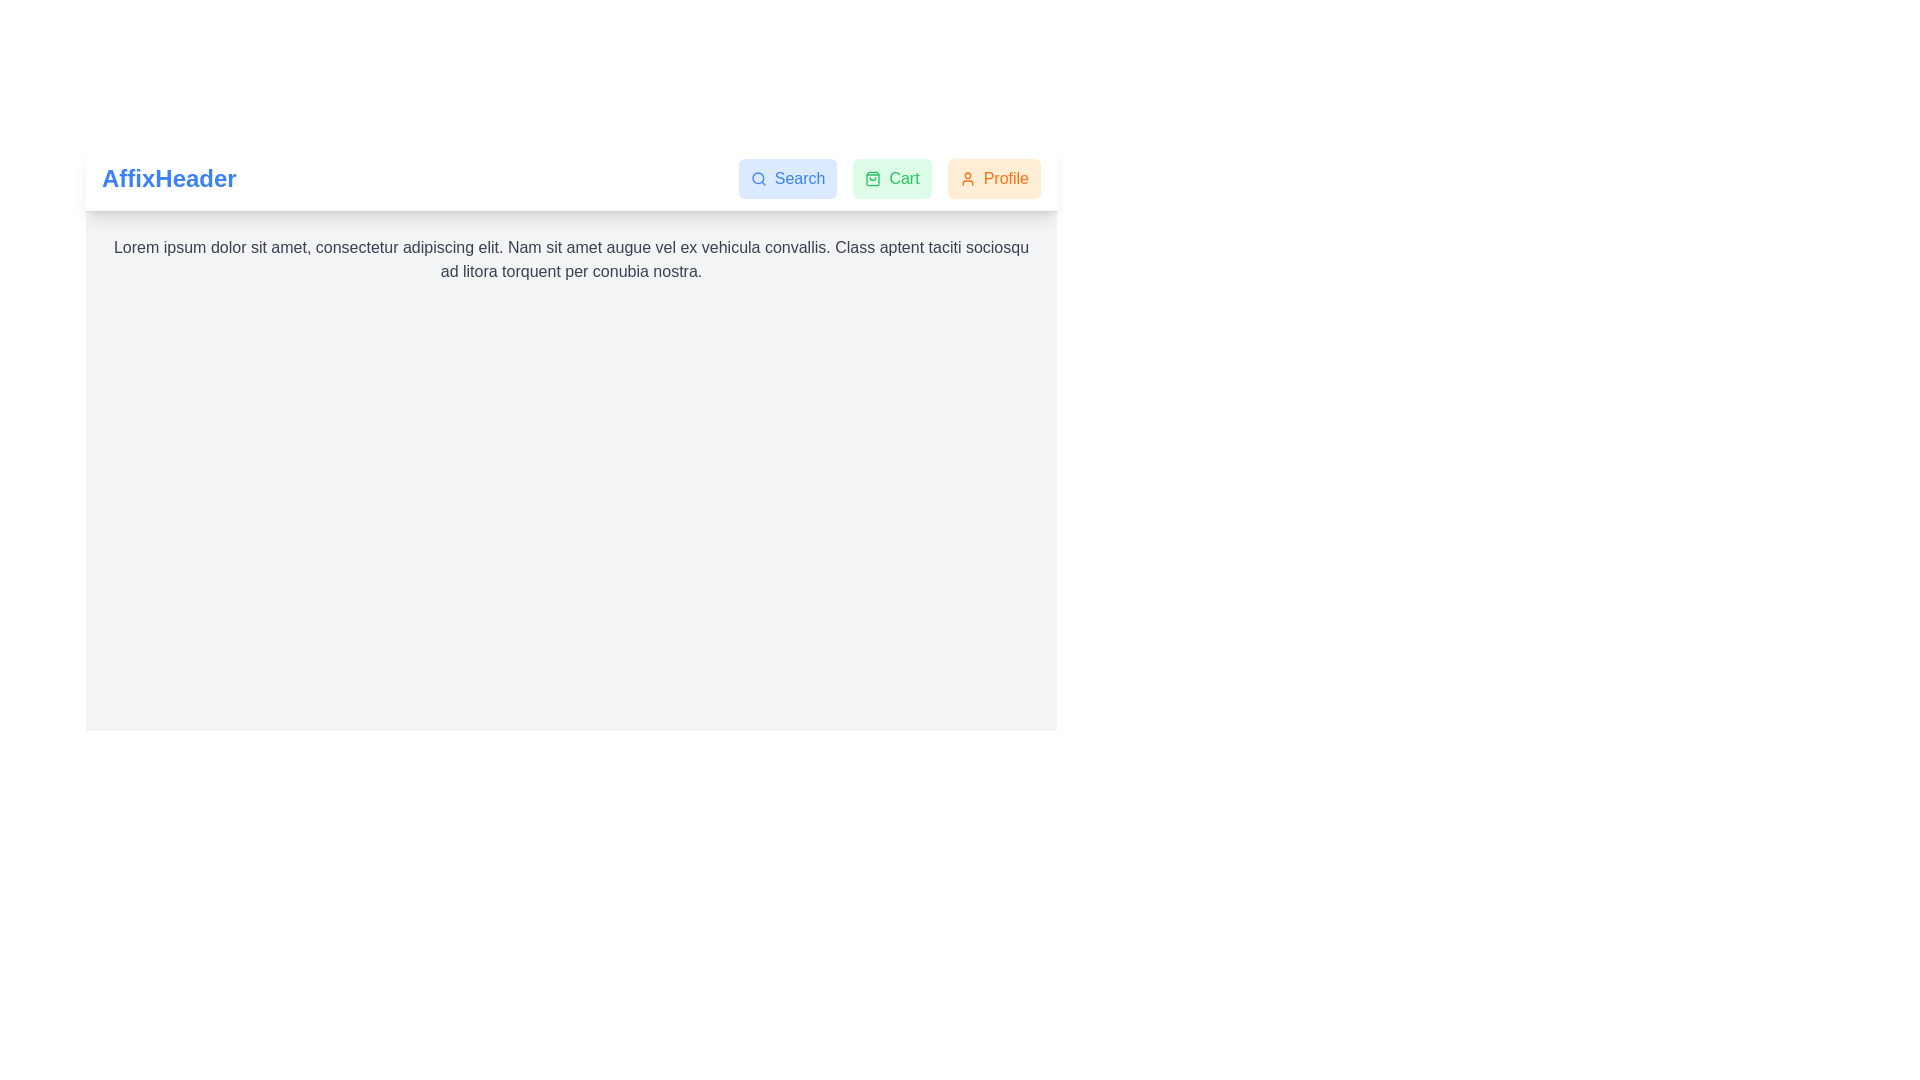 The height and width of the screenshot is (1080, 1920). I want to click on the 'Search' button located in the top-right corner of the interface, so click(786, 177).